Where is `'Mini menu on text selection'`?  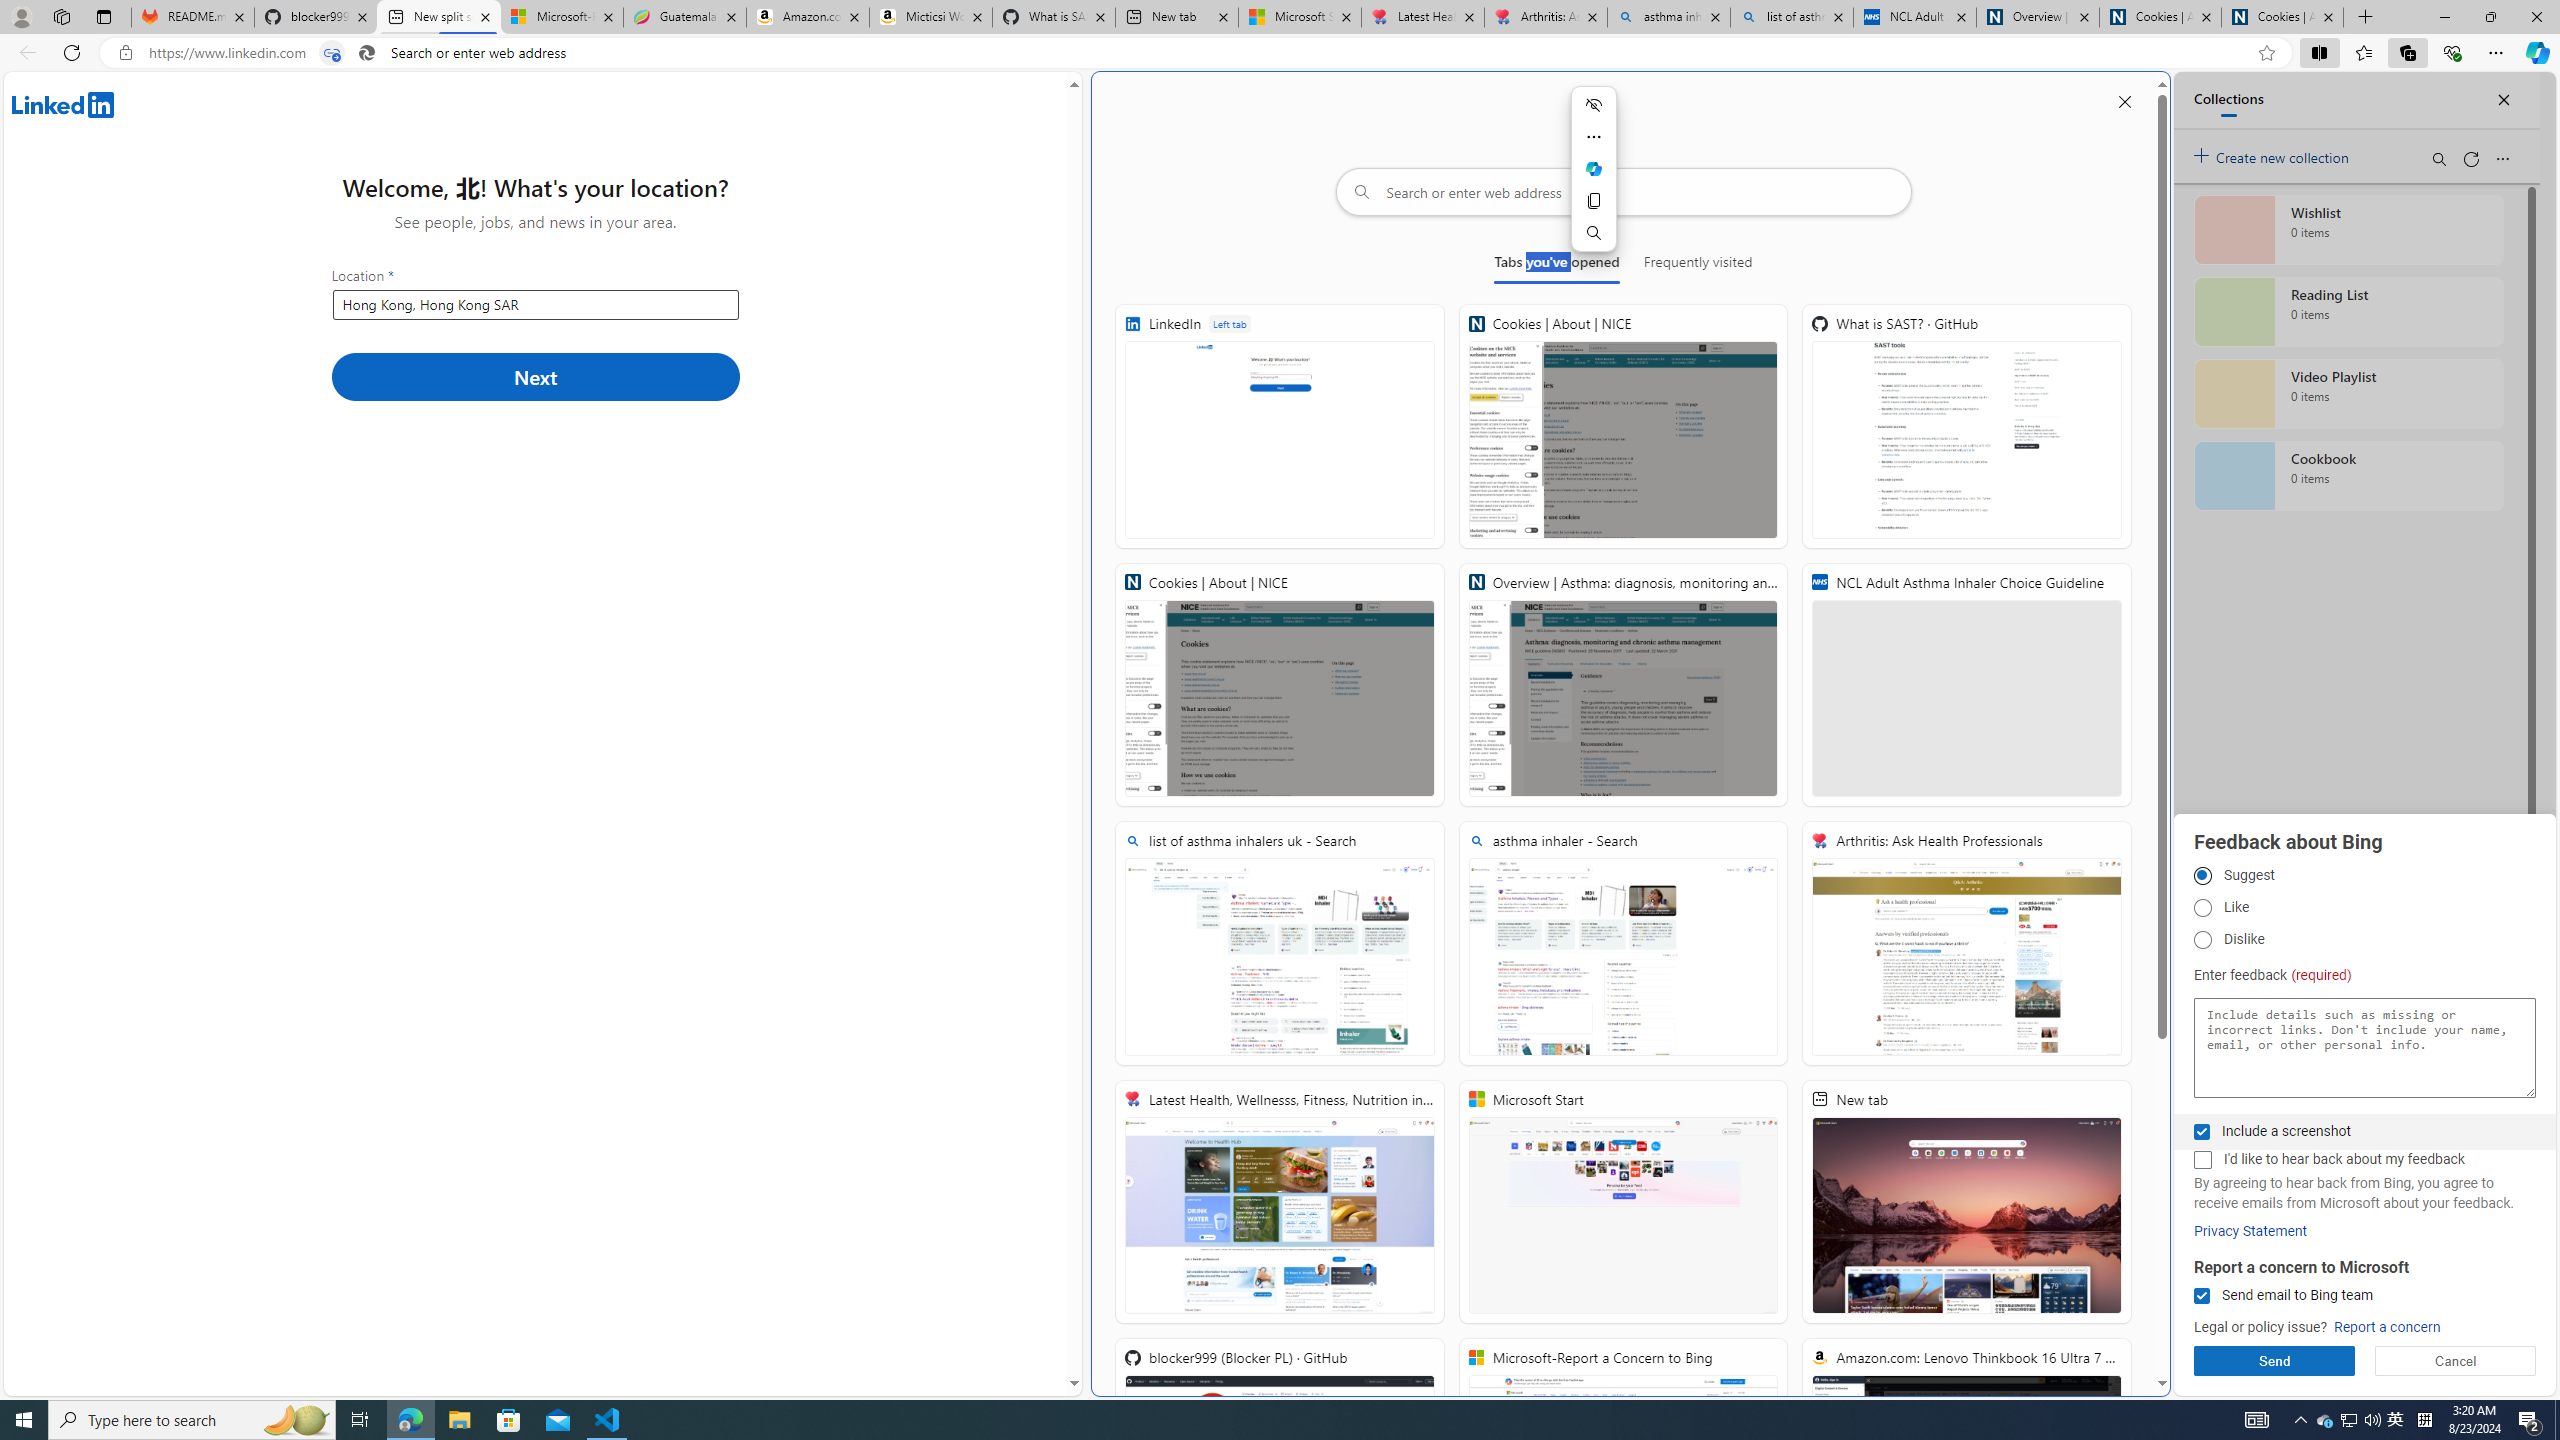
'Mini menu on text selection' is located at coordinates (1593, 180).